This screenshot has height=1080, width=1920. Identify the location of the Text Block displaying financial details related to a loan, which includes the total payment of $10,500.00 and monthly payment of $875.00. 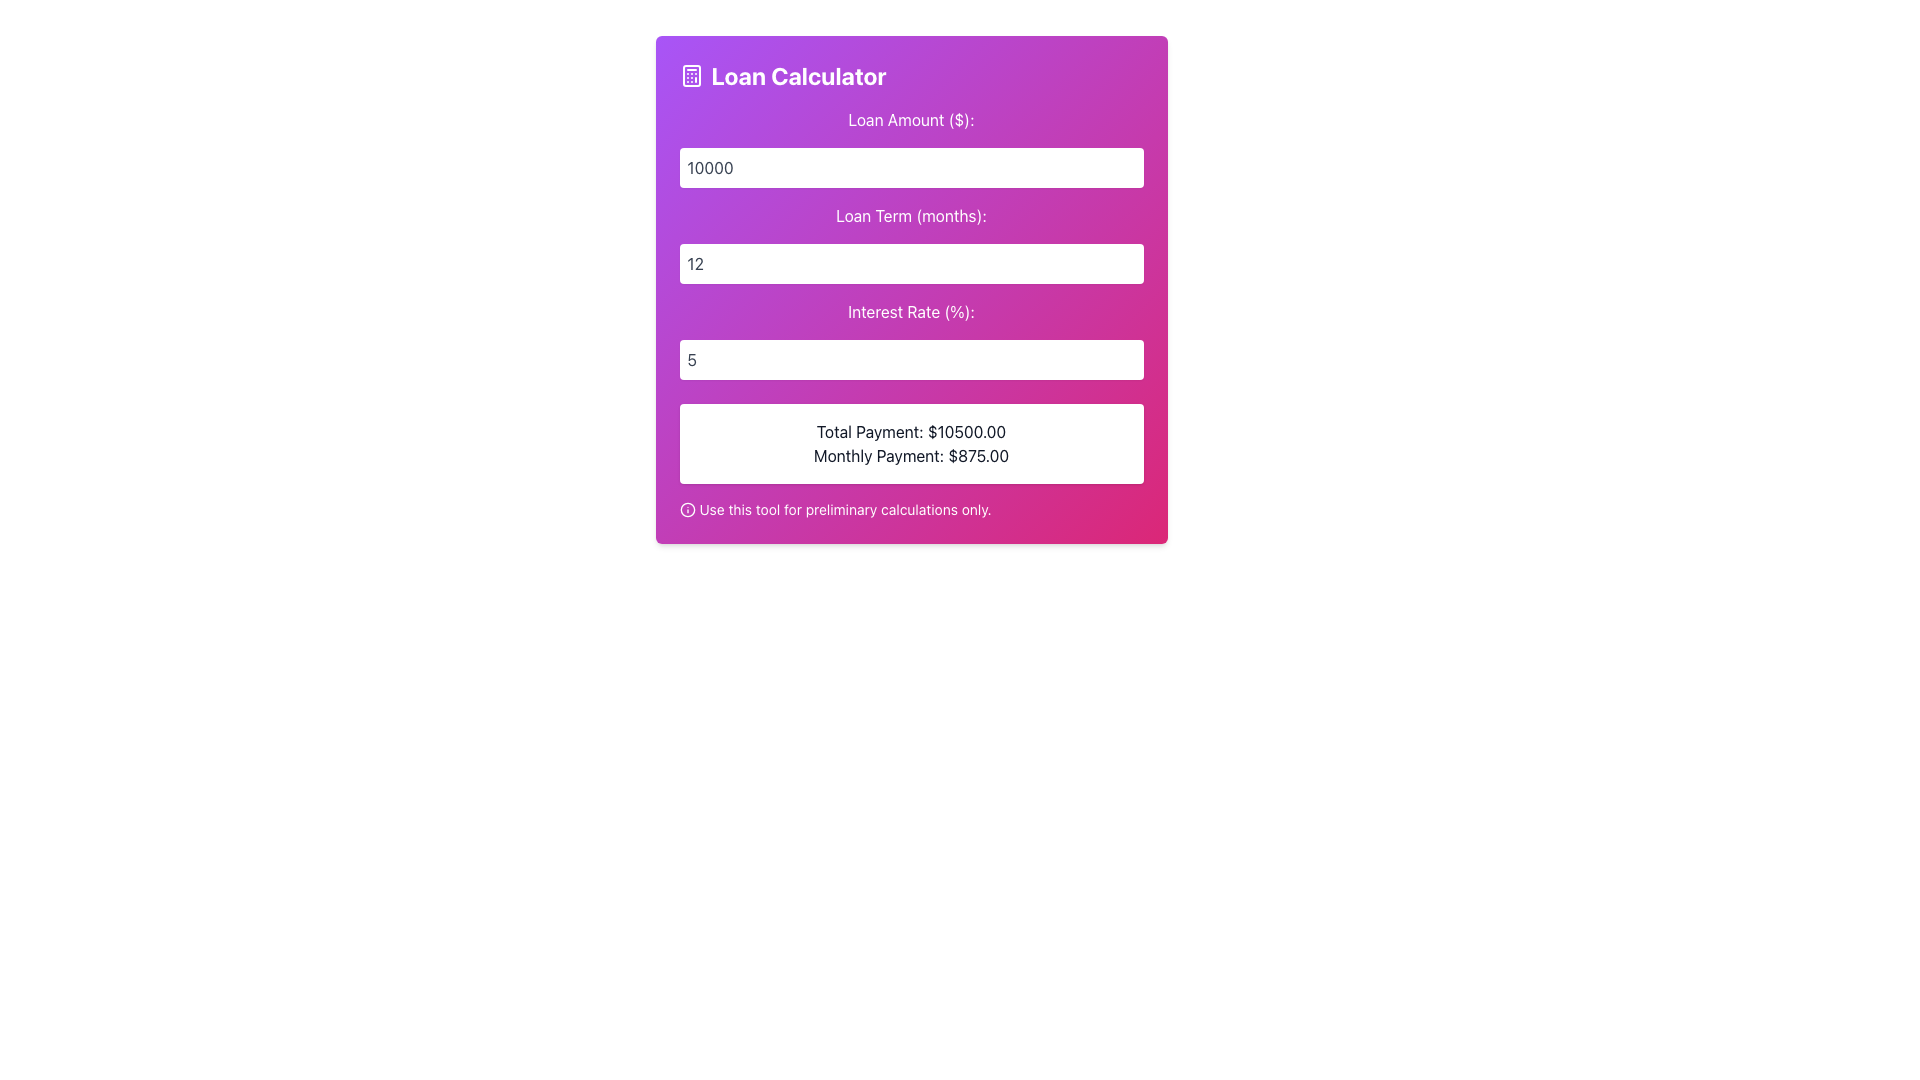
(910, 442).